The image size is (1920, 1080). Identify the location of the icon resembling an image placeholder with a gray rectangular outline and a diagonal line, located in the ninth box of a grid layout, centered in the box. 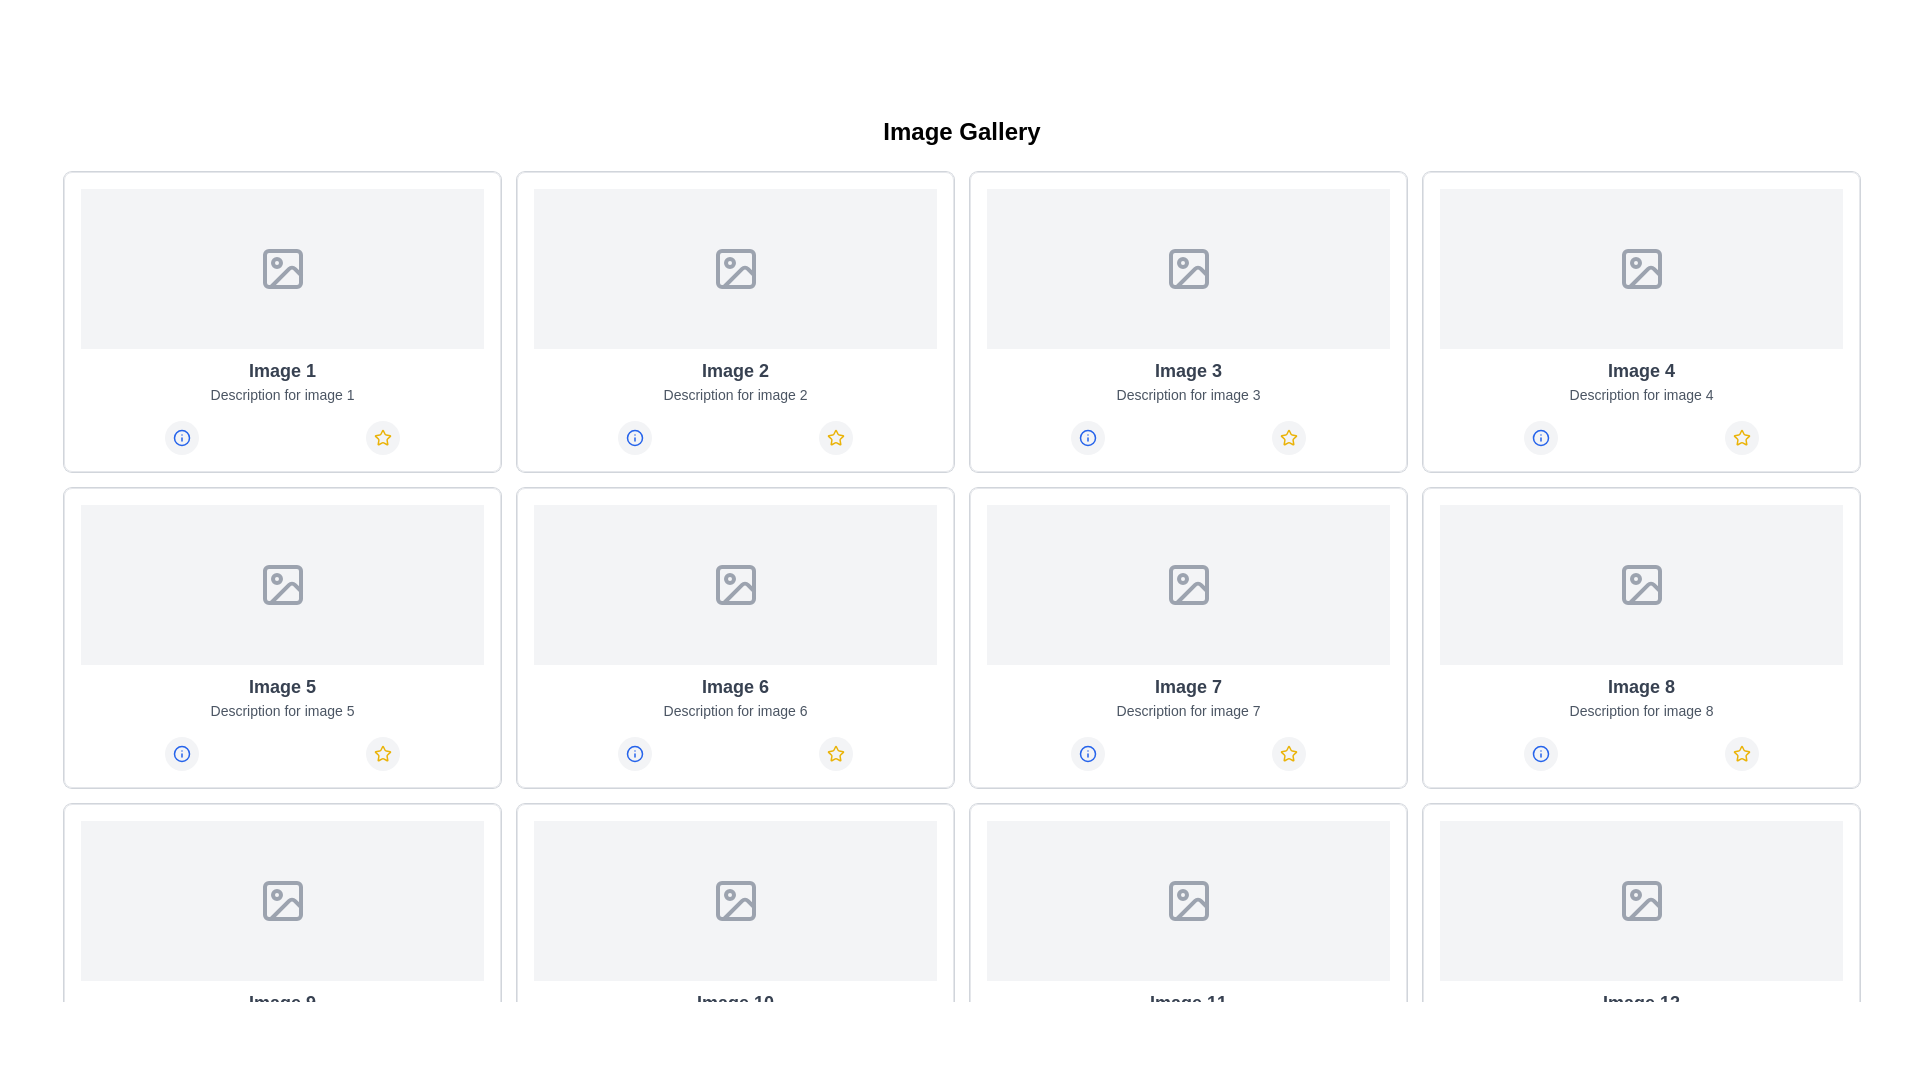
(734, 901).